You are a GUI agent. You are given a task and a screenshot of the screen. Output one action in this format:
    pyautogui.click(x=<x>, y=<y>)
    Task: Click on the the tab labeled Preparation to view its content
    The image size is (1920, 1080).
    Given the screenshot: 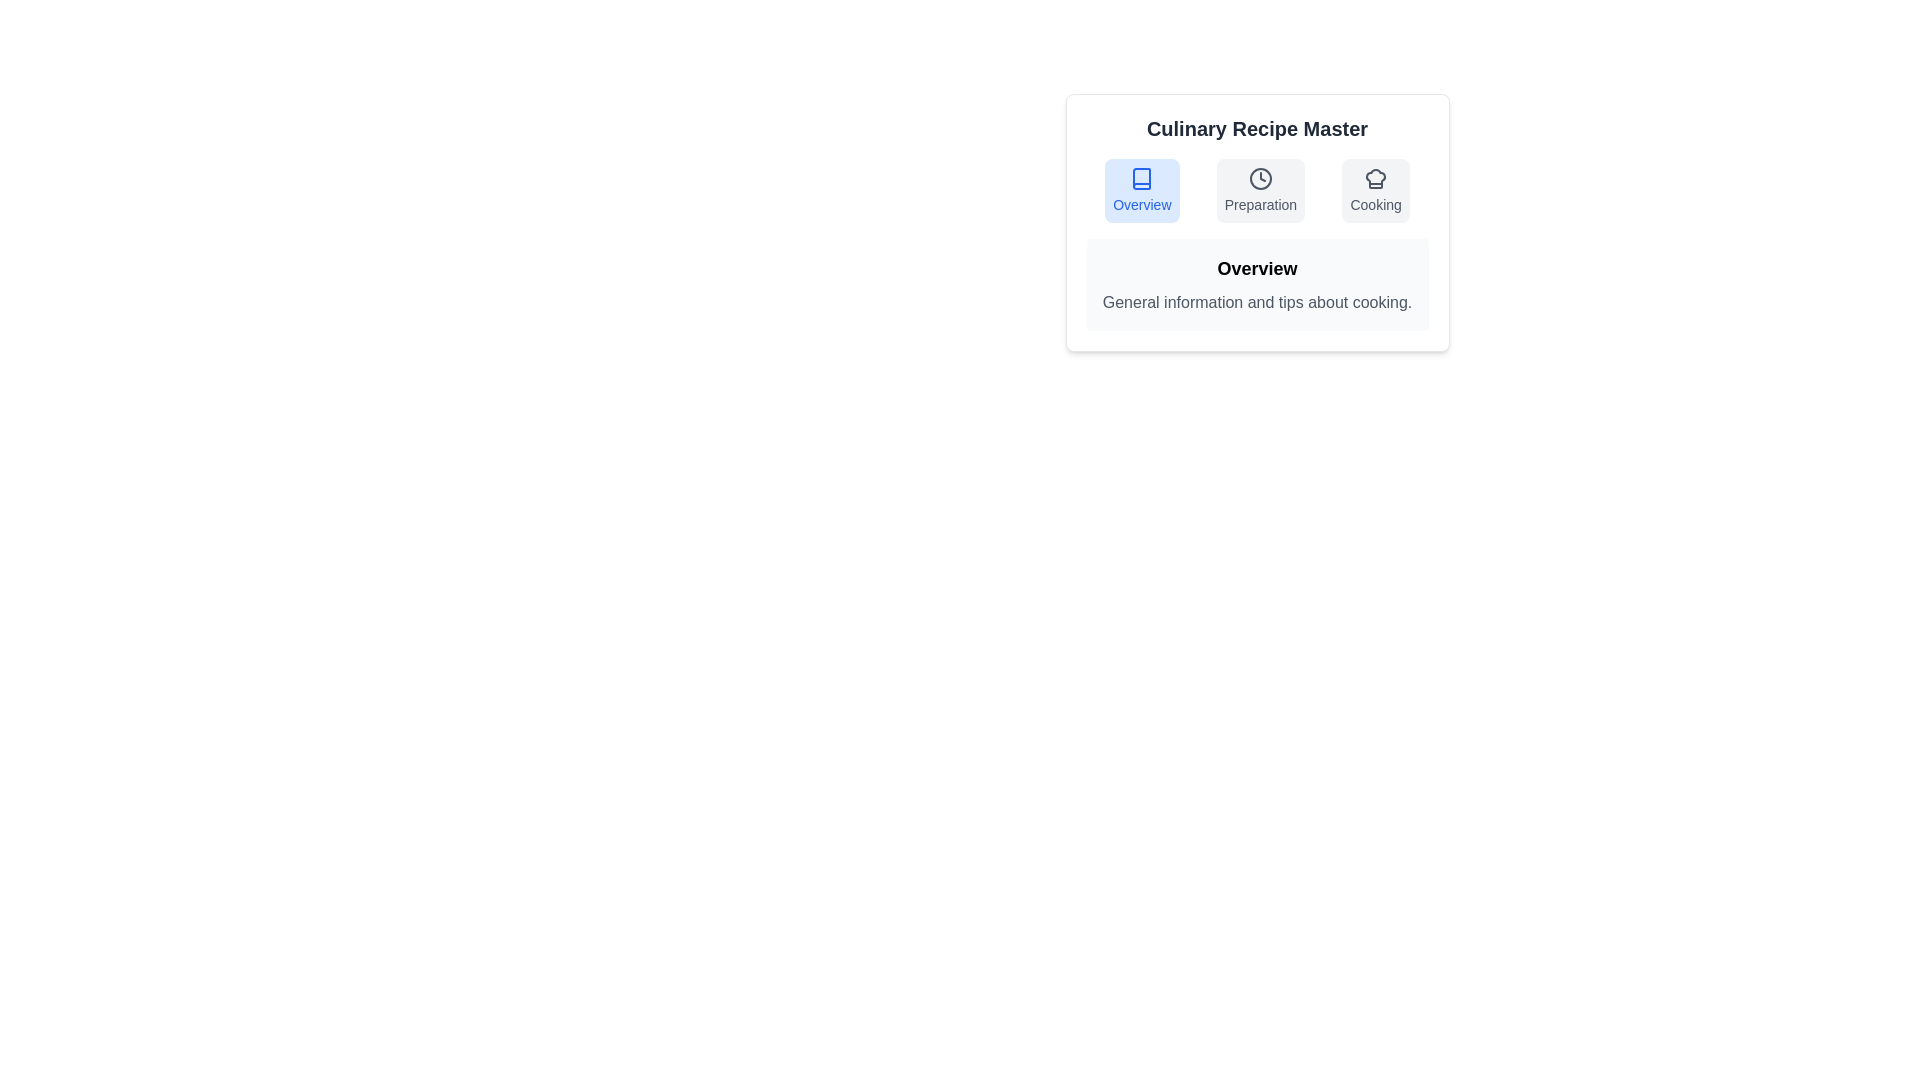 What is the action you would take?
    pyautogui.click(x=1260, y=191)
    